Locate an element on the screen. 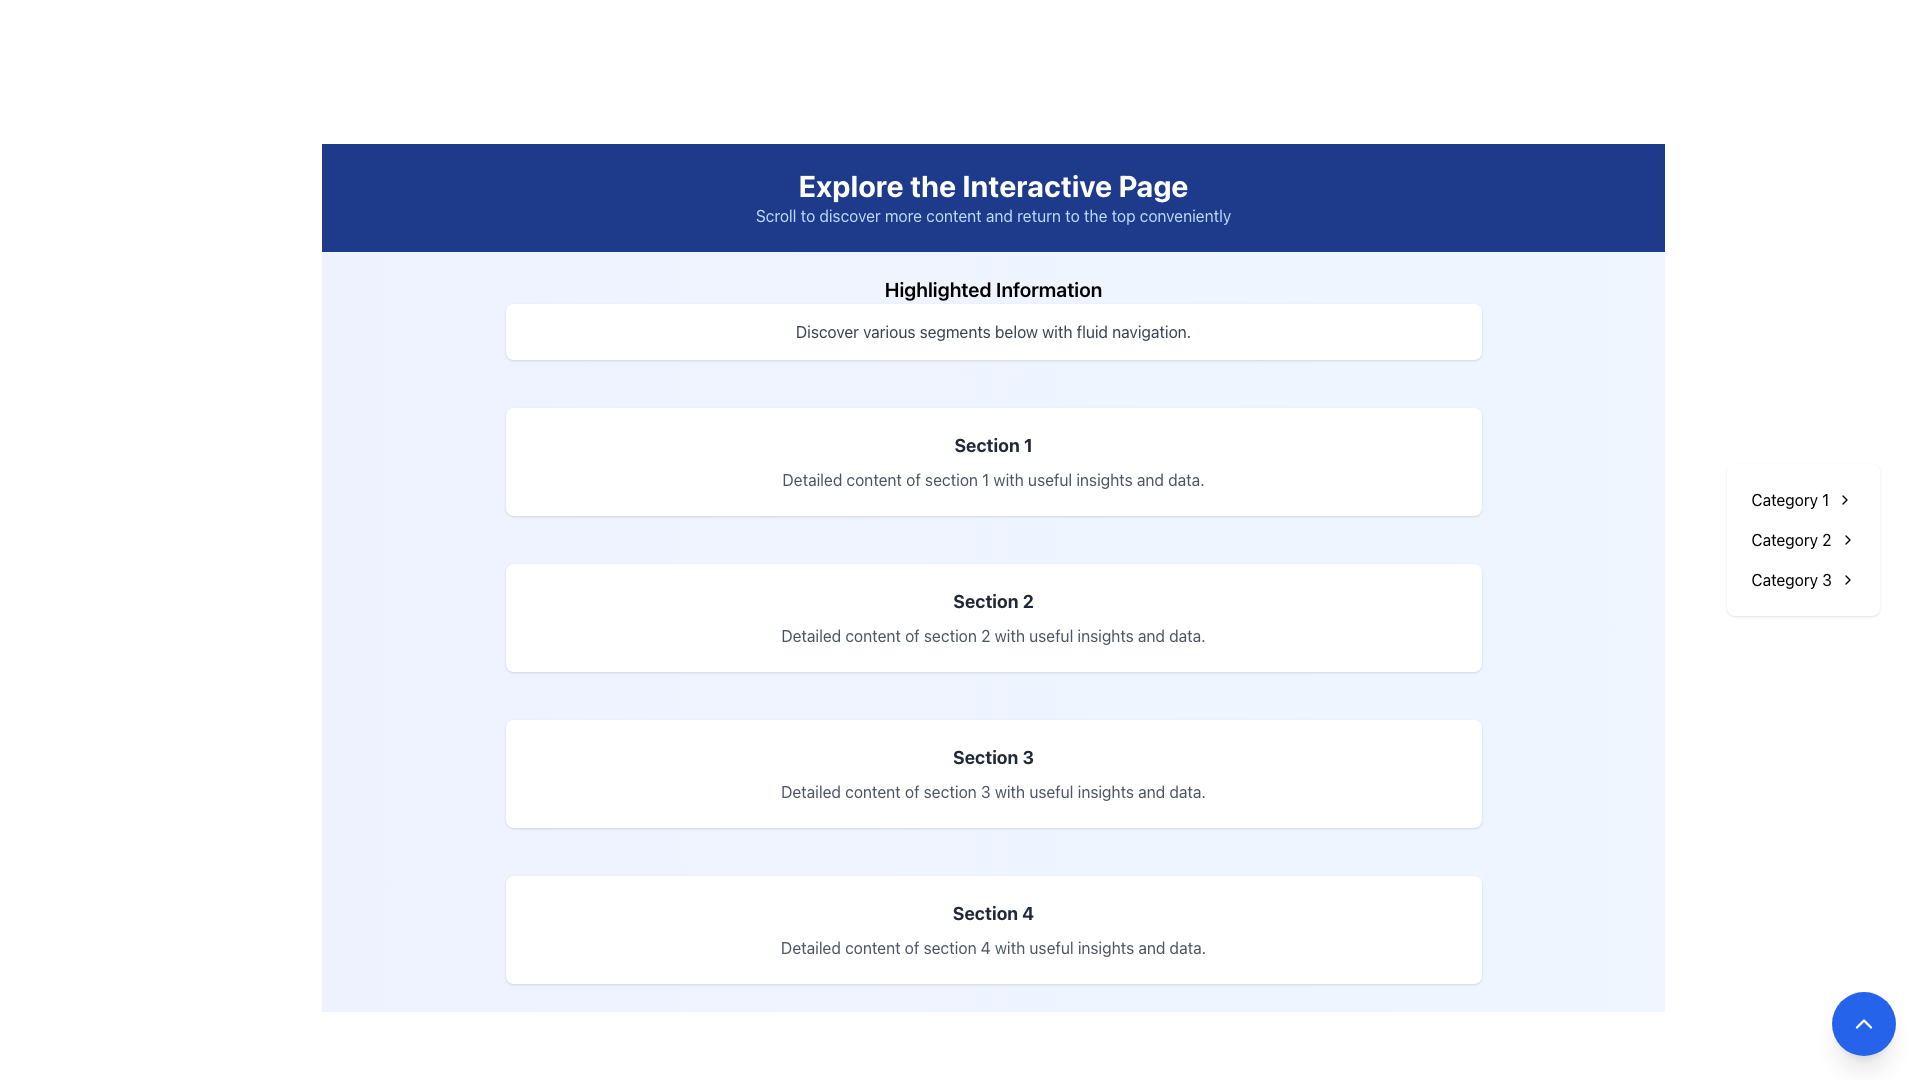 The width and height of the screenshot is (1920, 1080). the small right-pointing chevron icon located to the right of the text 'Category 2' in the vertical list of categories is located at coordinates (1846, 540).